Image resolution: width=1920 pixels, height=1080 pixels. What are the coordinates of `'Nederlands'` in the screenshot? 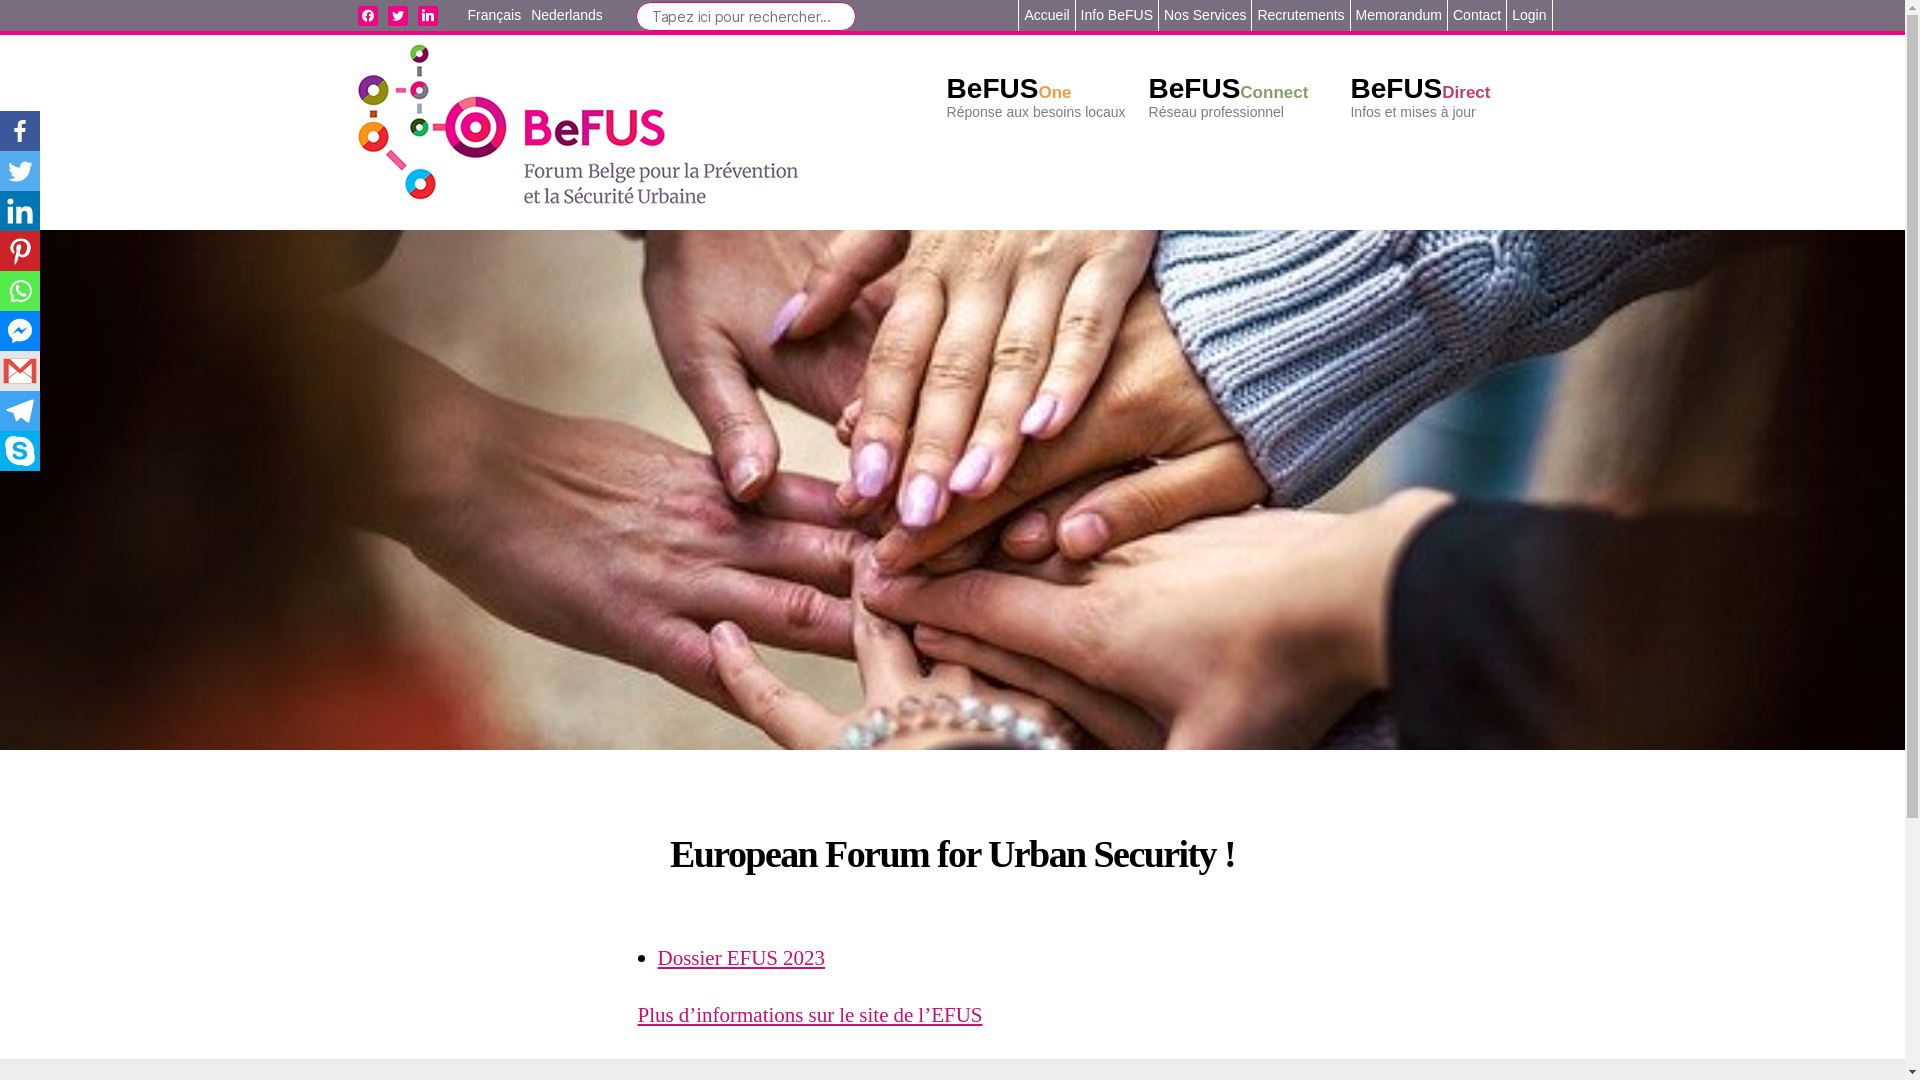 It's located at (565, 15).